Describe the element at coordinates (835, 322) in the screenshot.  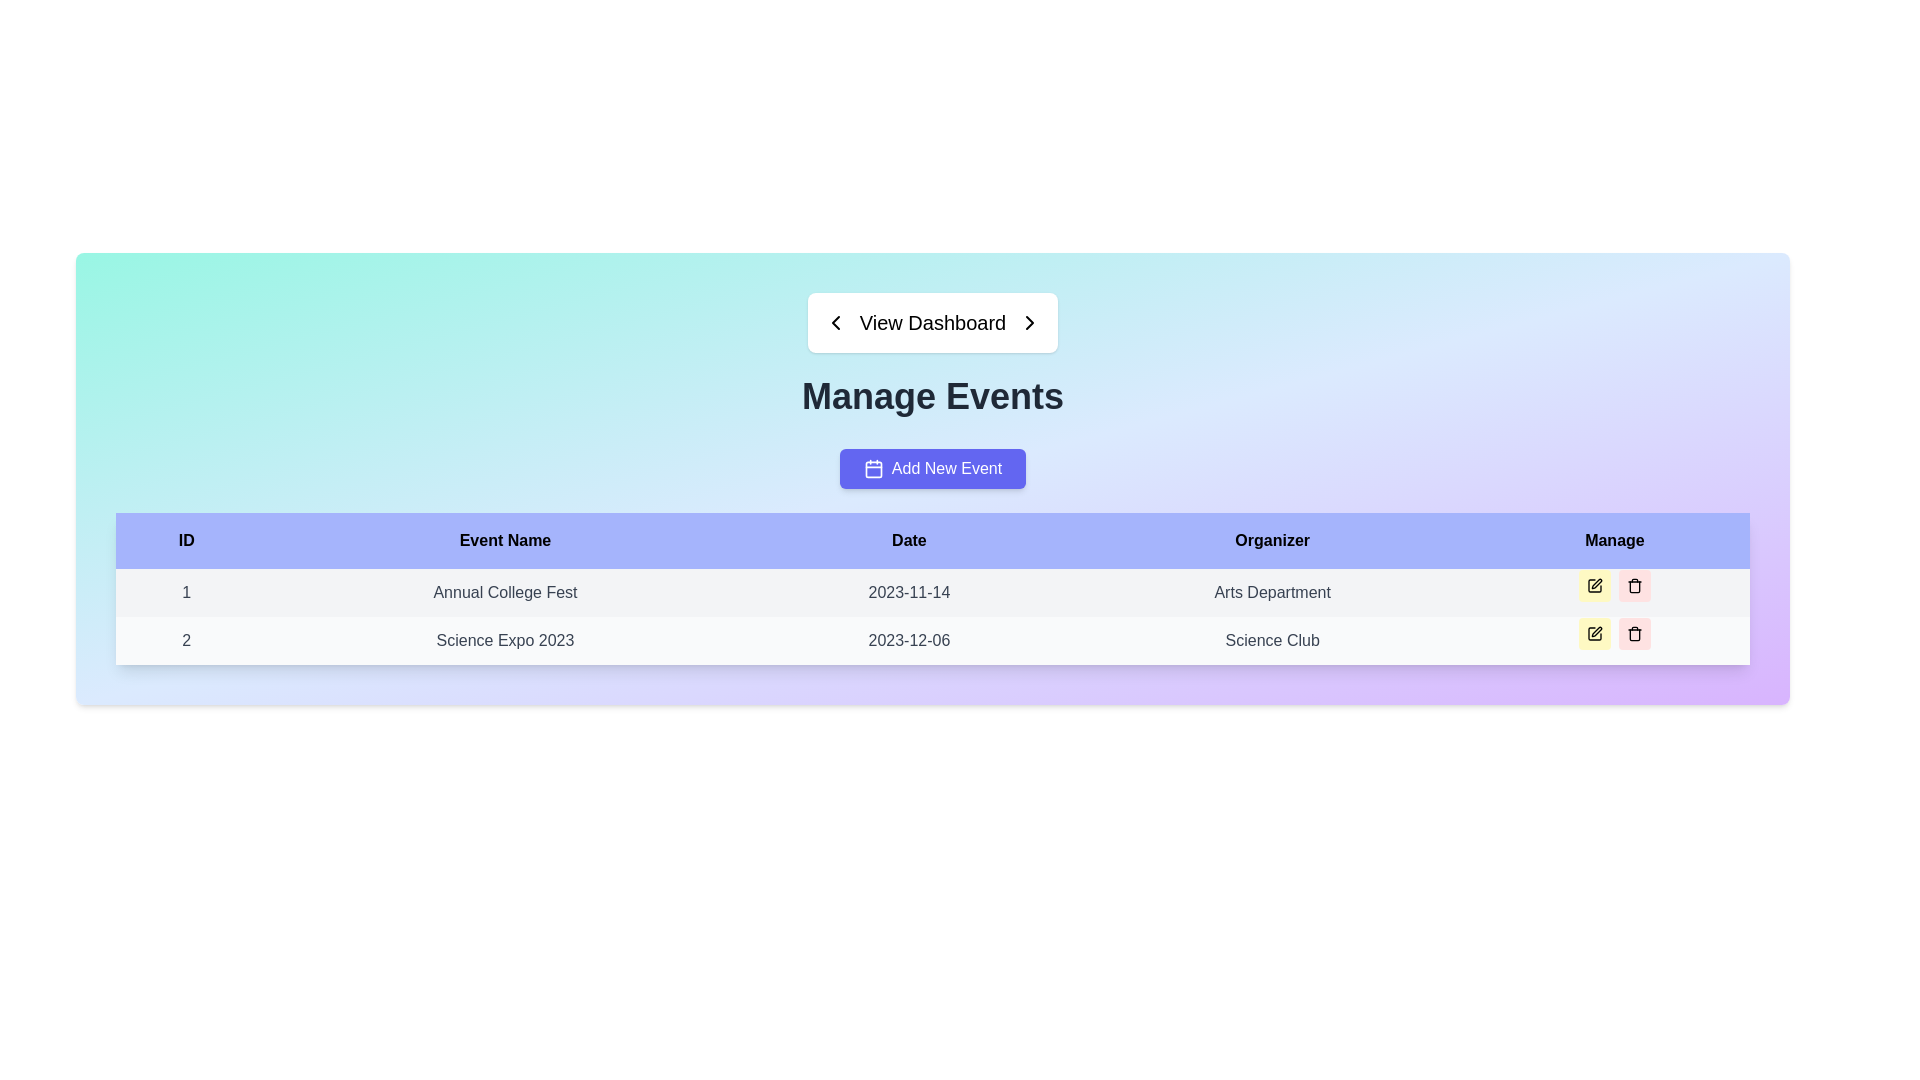
I see `the left-pointing chevron icon within the 'View Dashboard' button` at that location.